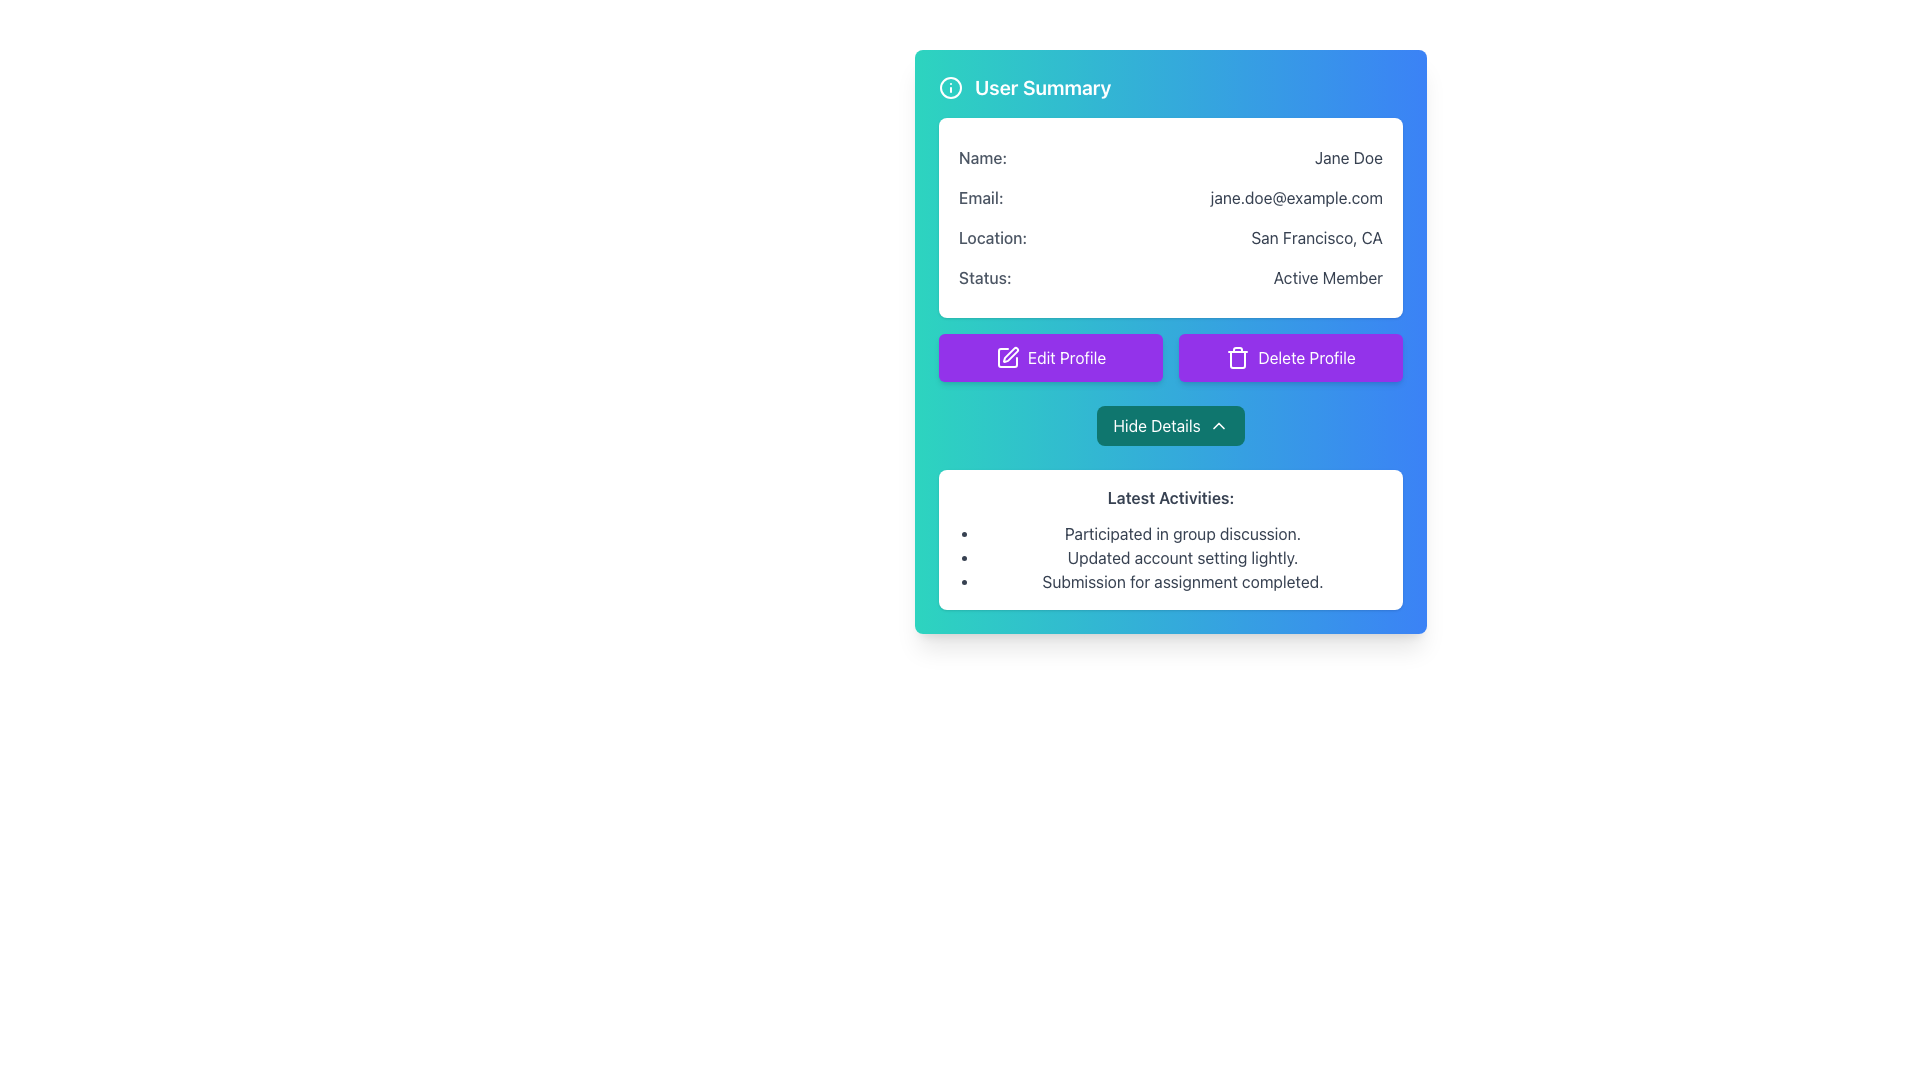 This screenshot has width=1920, height=1080. What do you see at coordinates (993, 237) in the screenshot?
I see `the 'Location:' text label which indicates the user's location information in the user summary interface` at bounding box center [993, 237].